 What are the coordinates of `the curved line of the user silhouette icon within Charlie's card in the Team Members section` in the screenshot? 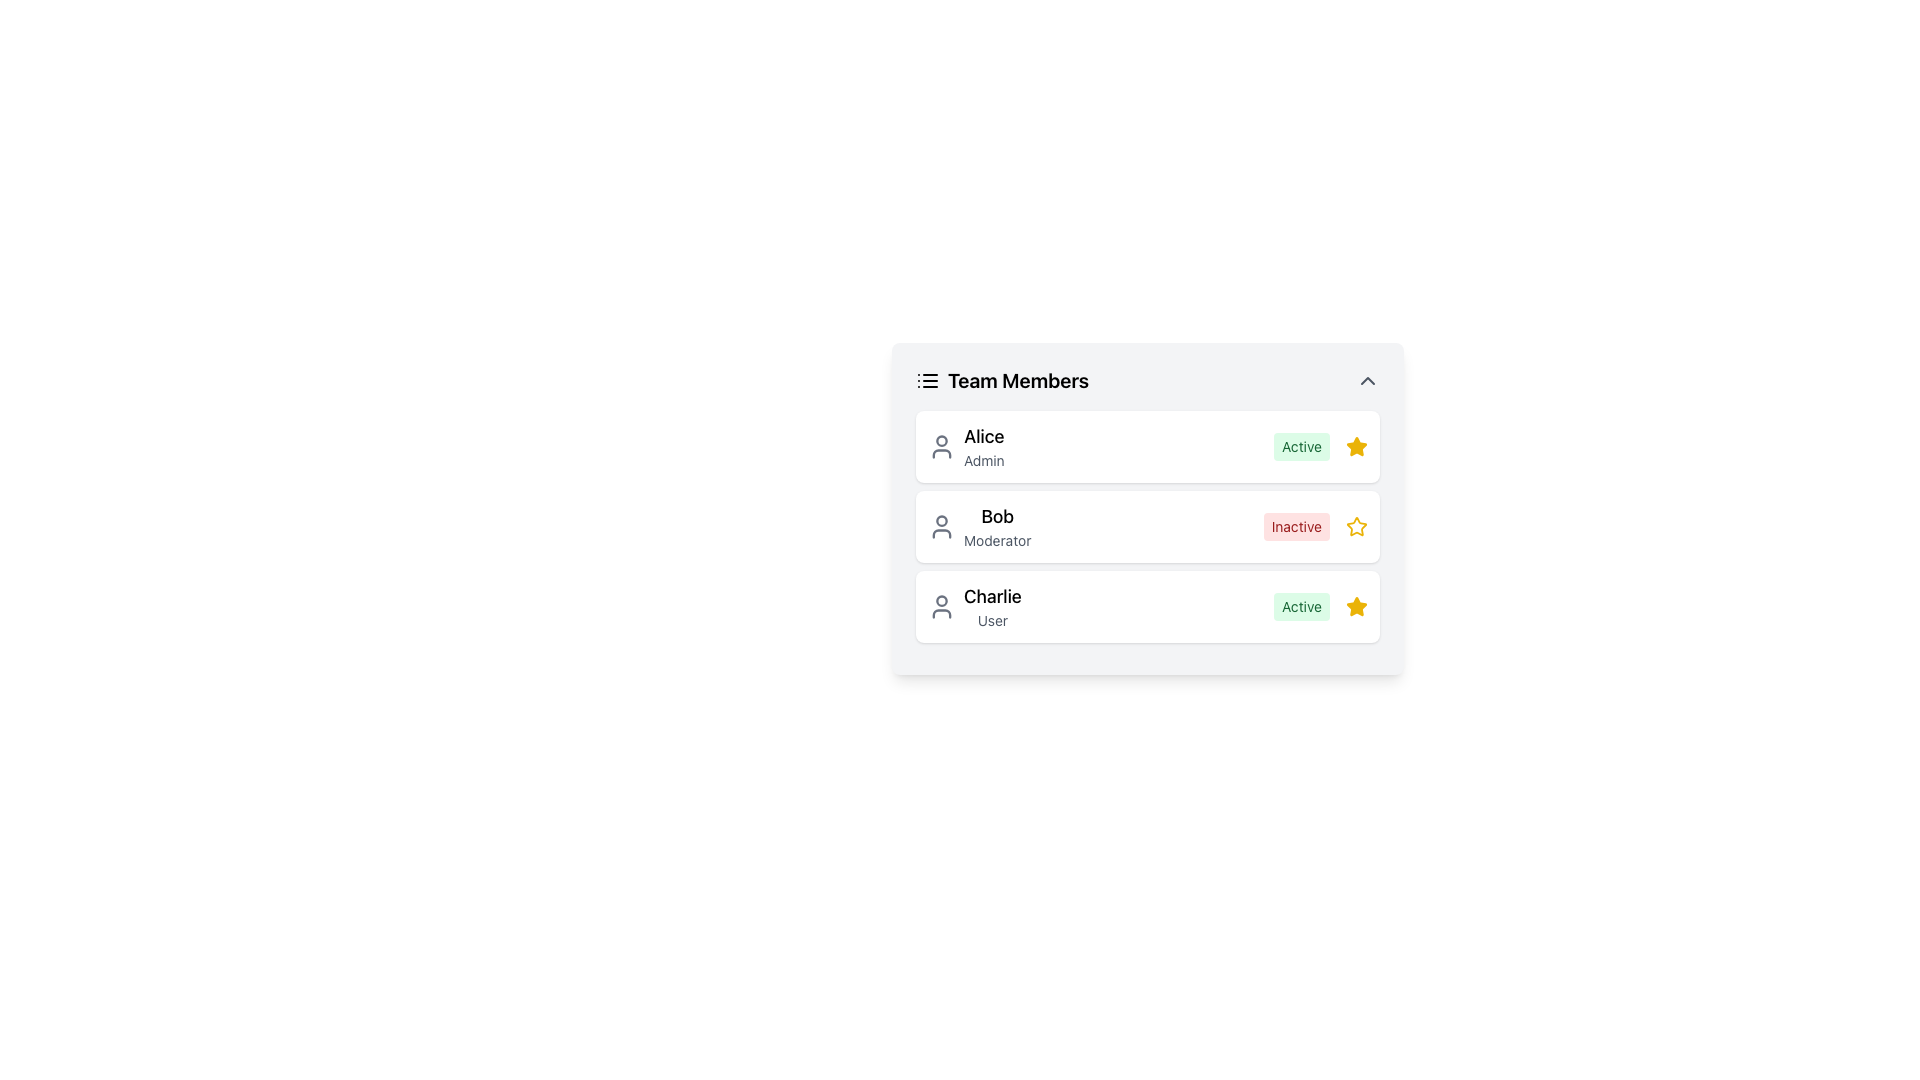 It's located at (940, 612).